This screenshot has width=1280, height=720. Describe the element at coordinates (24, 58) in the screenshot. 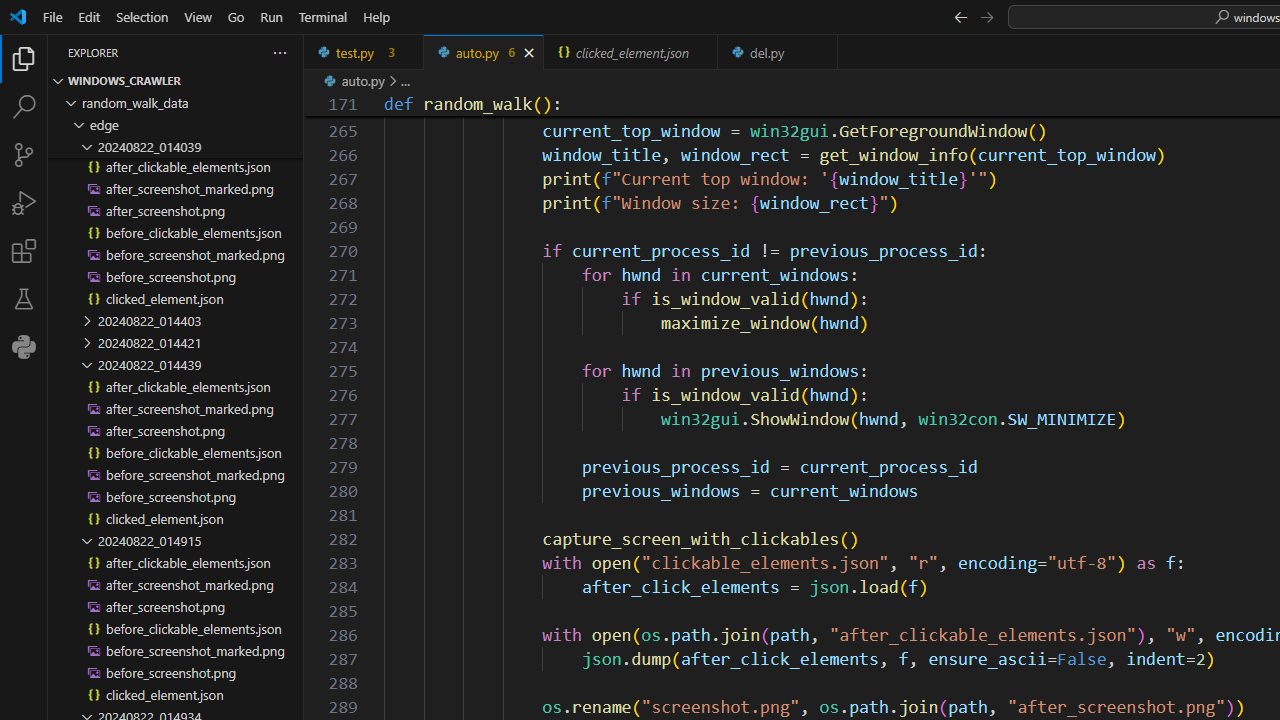

I see `'Explorer (Ctrl+Shift+E)'` at that location.